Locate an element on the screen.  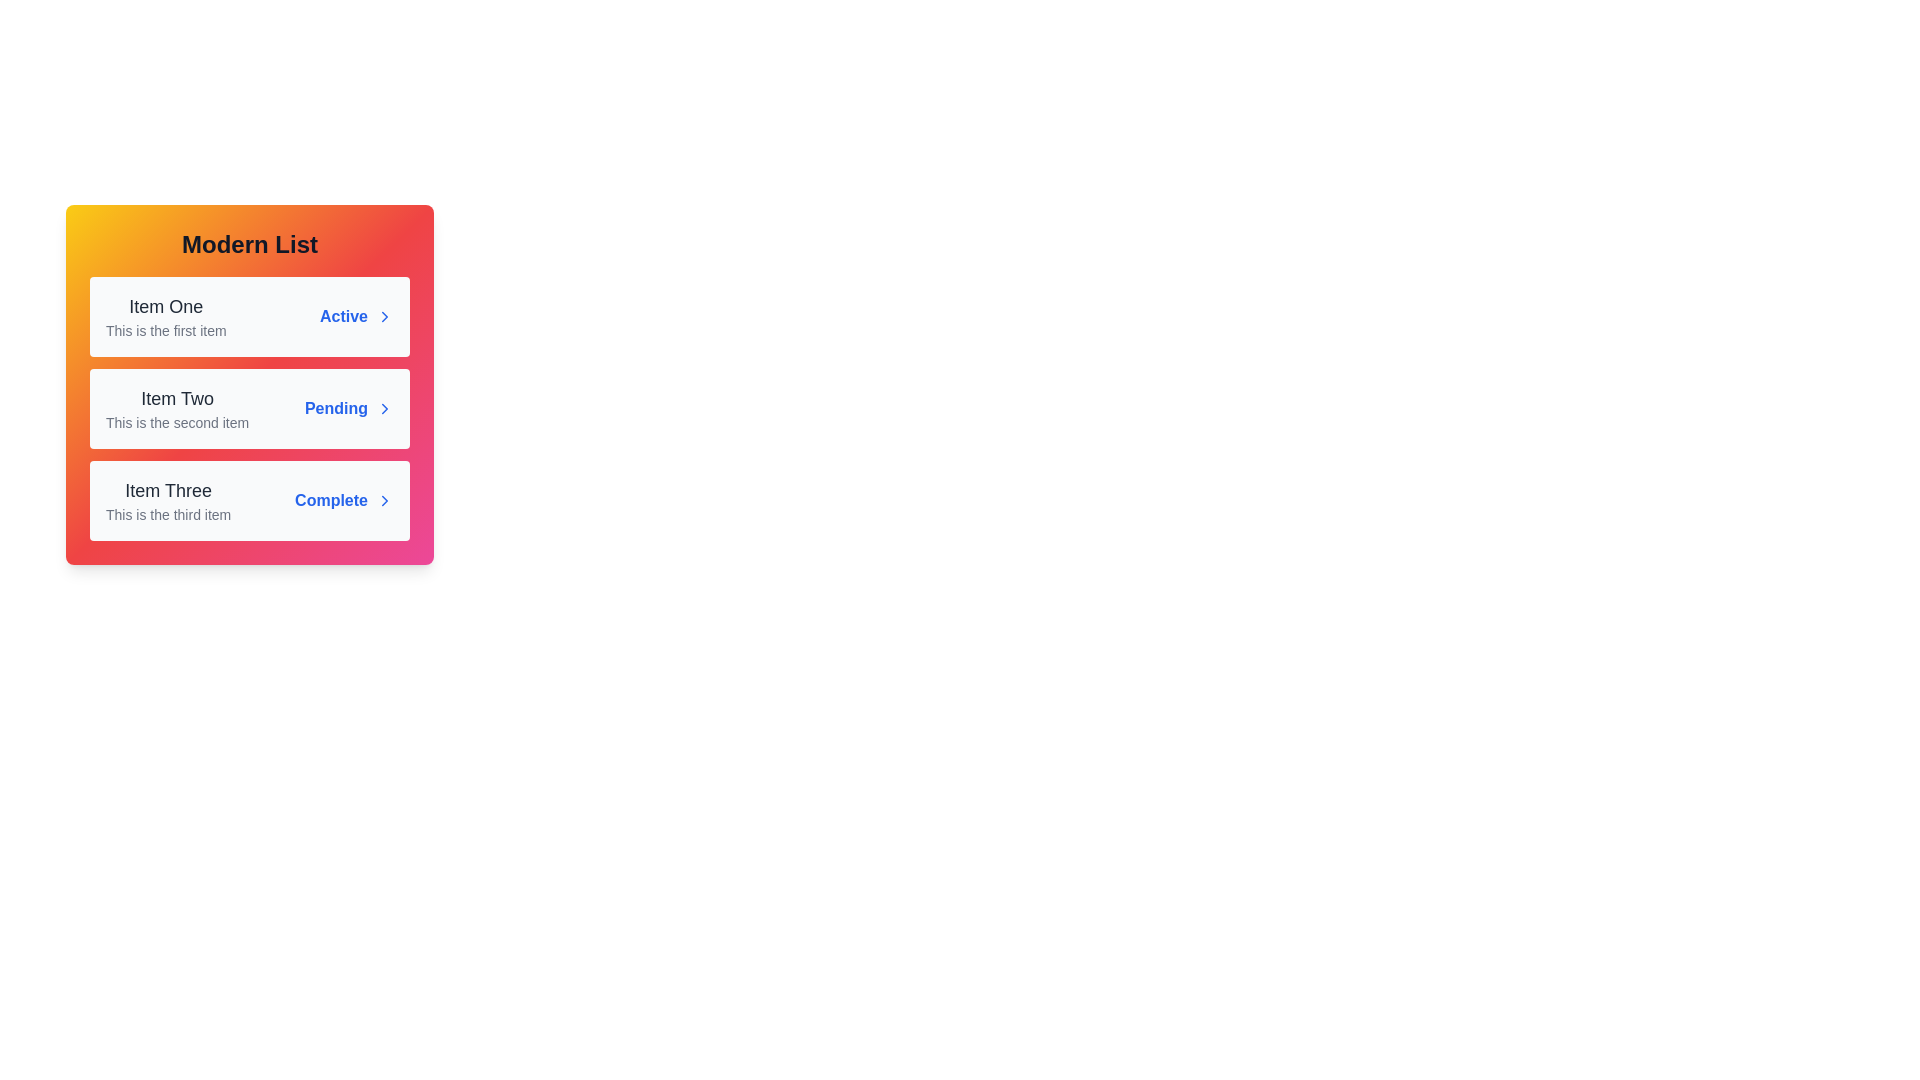
the list item Item One to observe the hover effect is located at coordinates (248, 315).